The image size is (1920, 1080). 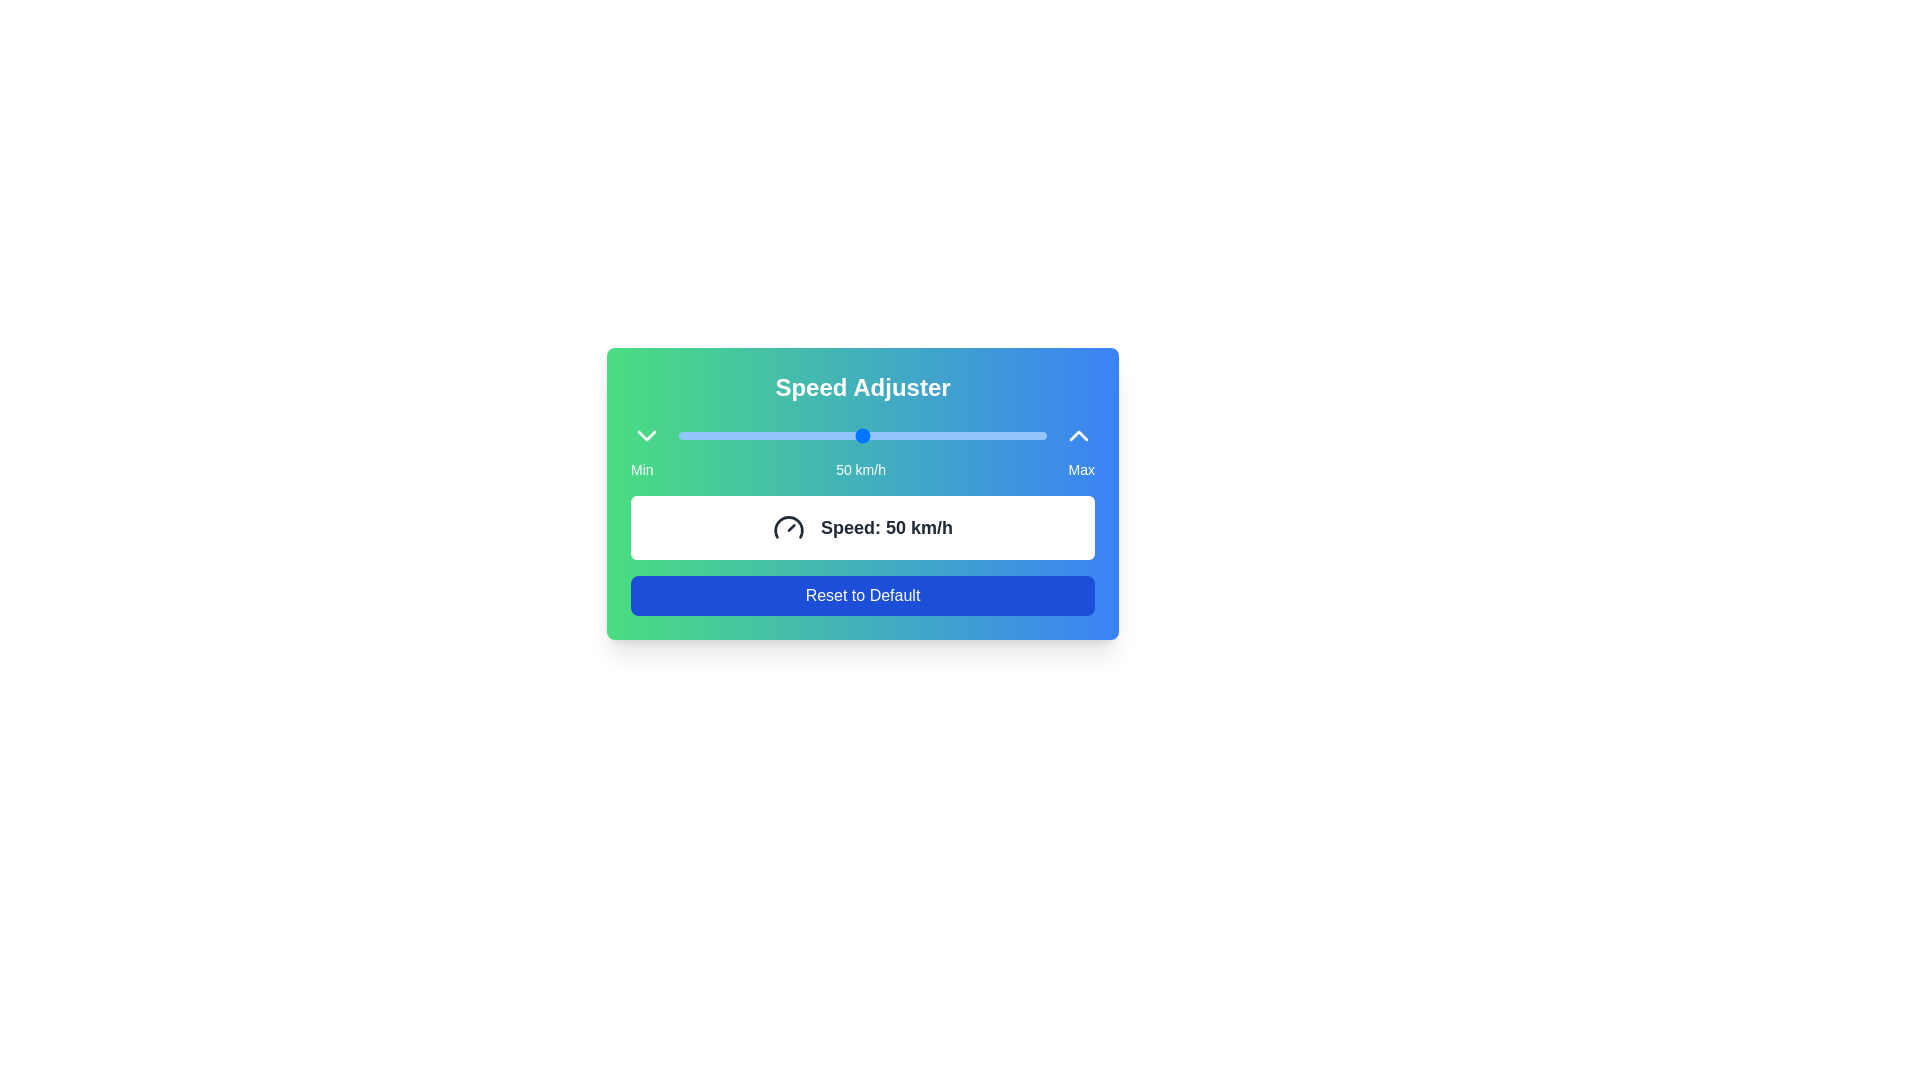 What do you see at coordinates (704, 434) in the screenshot?
I see `the slider value` at bounding box center [704, 434].